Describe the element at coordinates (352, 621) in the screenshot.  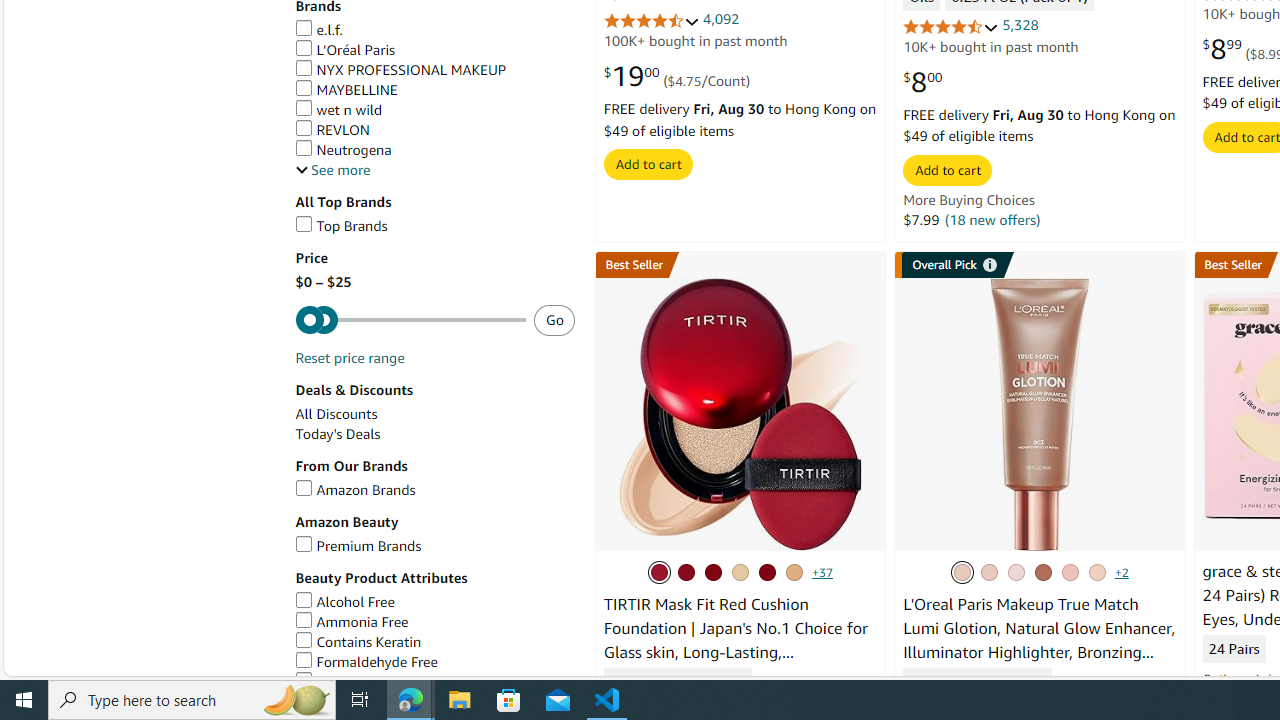
I see `'Ammonia Free'` at that location.